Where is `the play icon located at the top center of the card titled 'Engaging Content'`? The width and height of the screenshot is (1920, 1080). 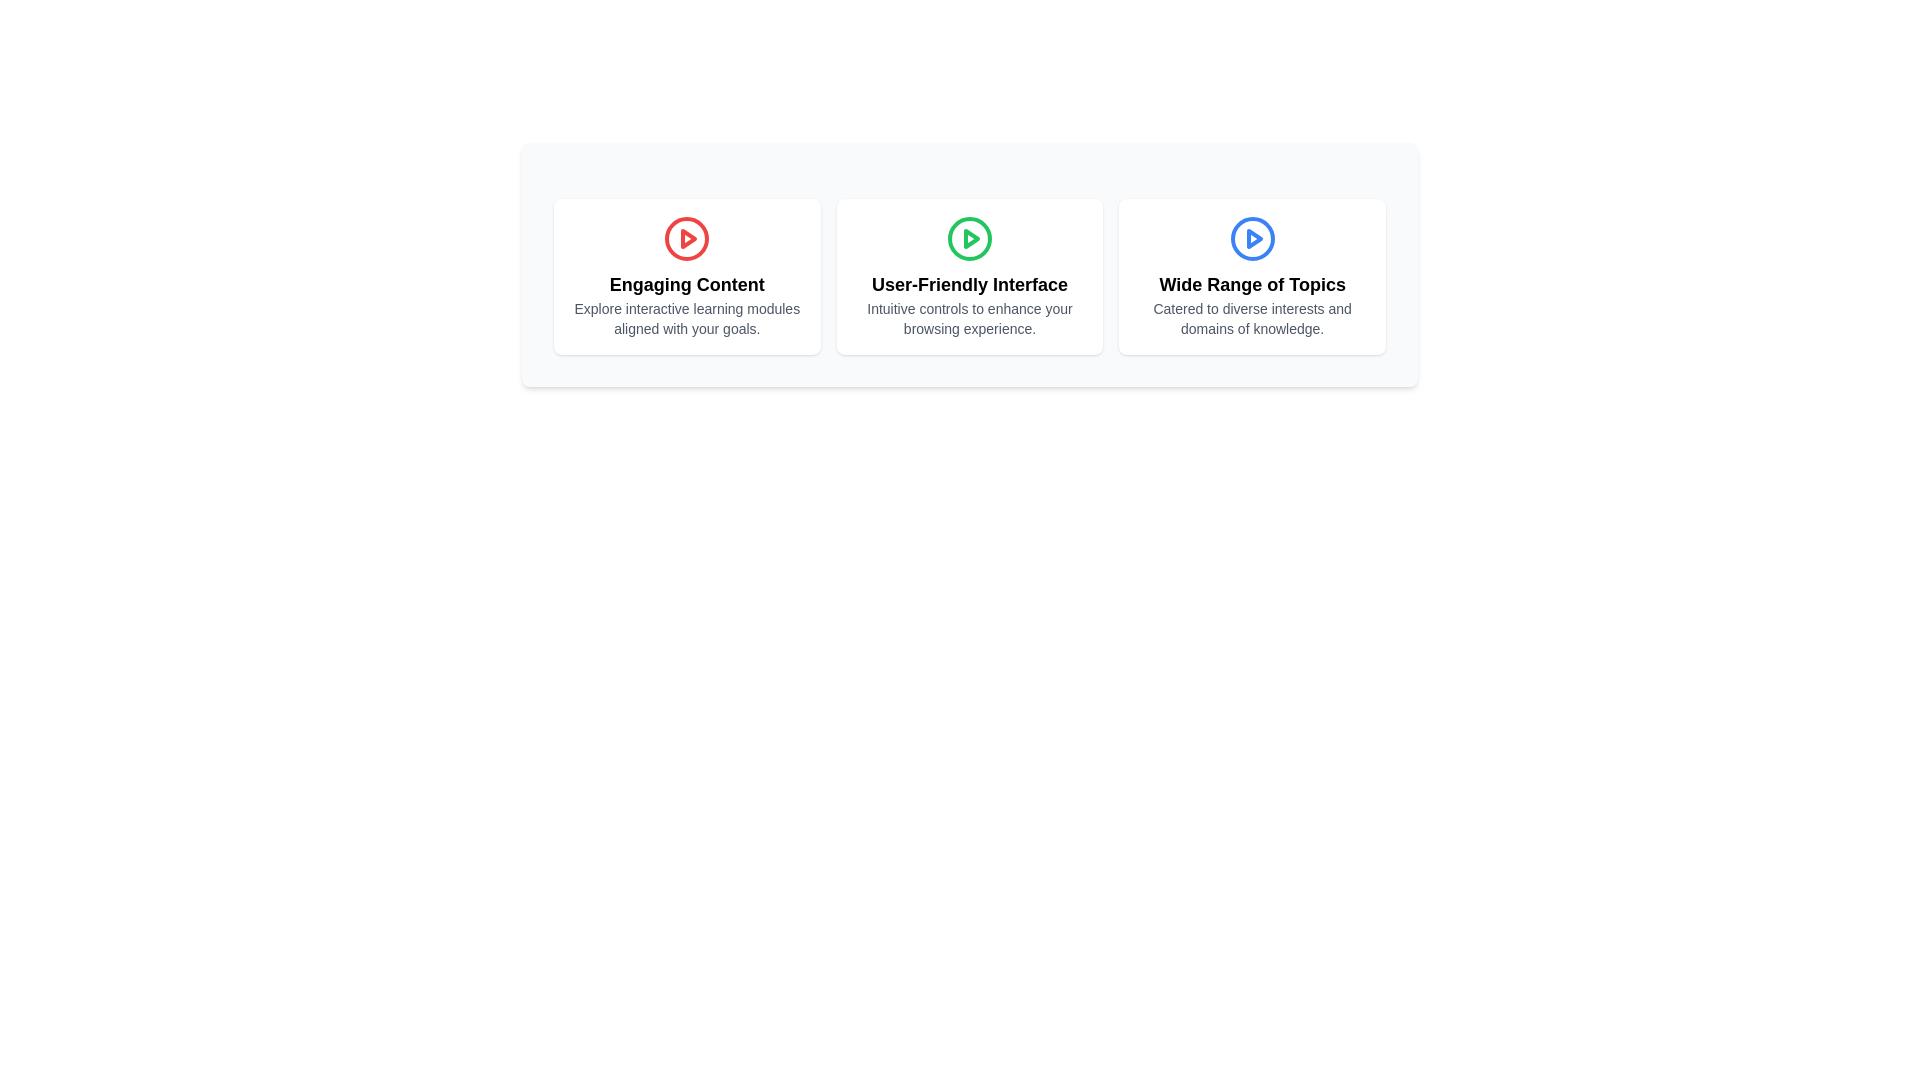 the play icon located at the top center of the card titled 'Engaging Content' is located at coordinates (687, 238).